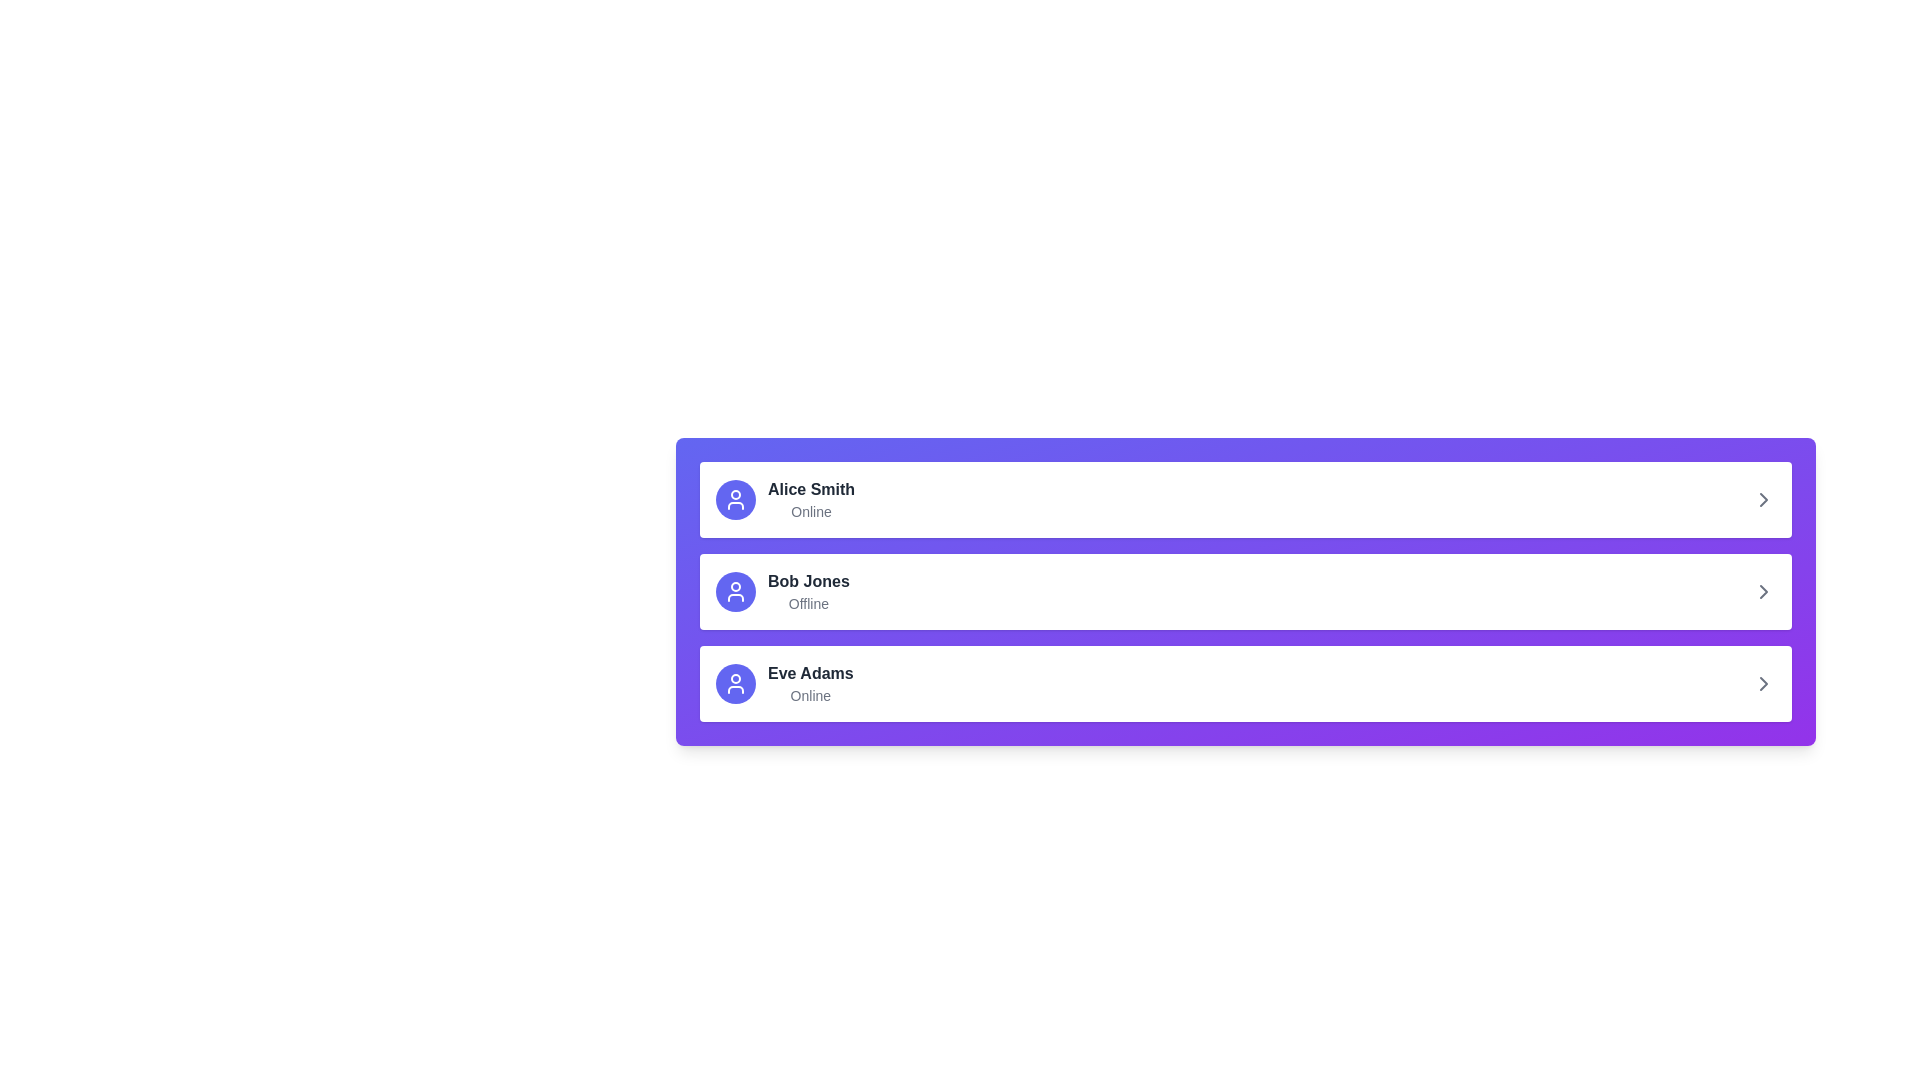 Image resolution: width=1920 pixels, height=1080 pixels. I want to click on the chevron-shaped Arrow Icon pointing to the right, located in the section labeled 'Bob Jones Offline', so click(1763, 590).